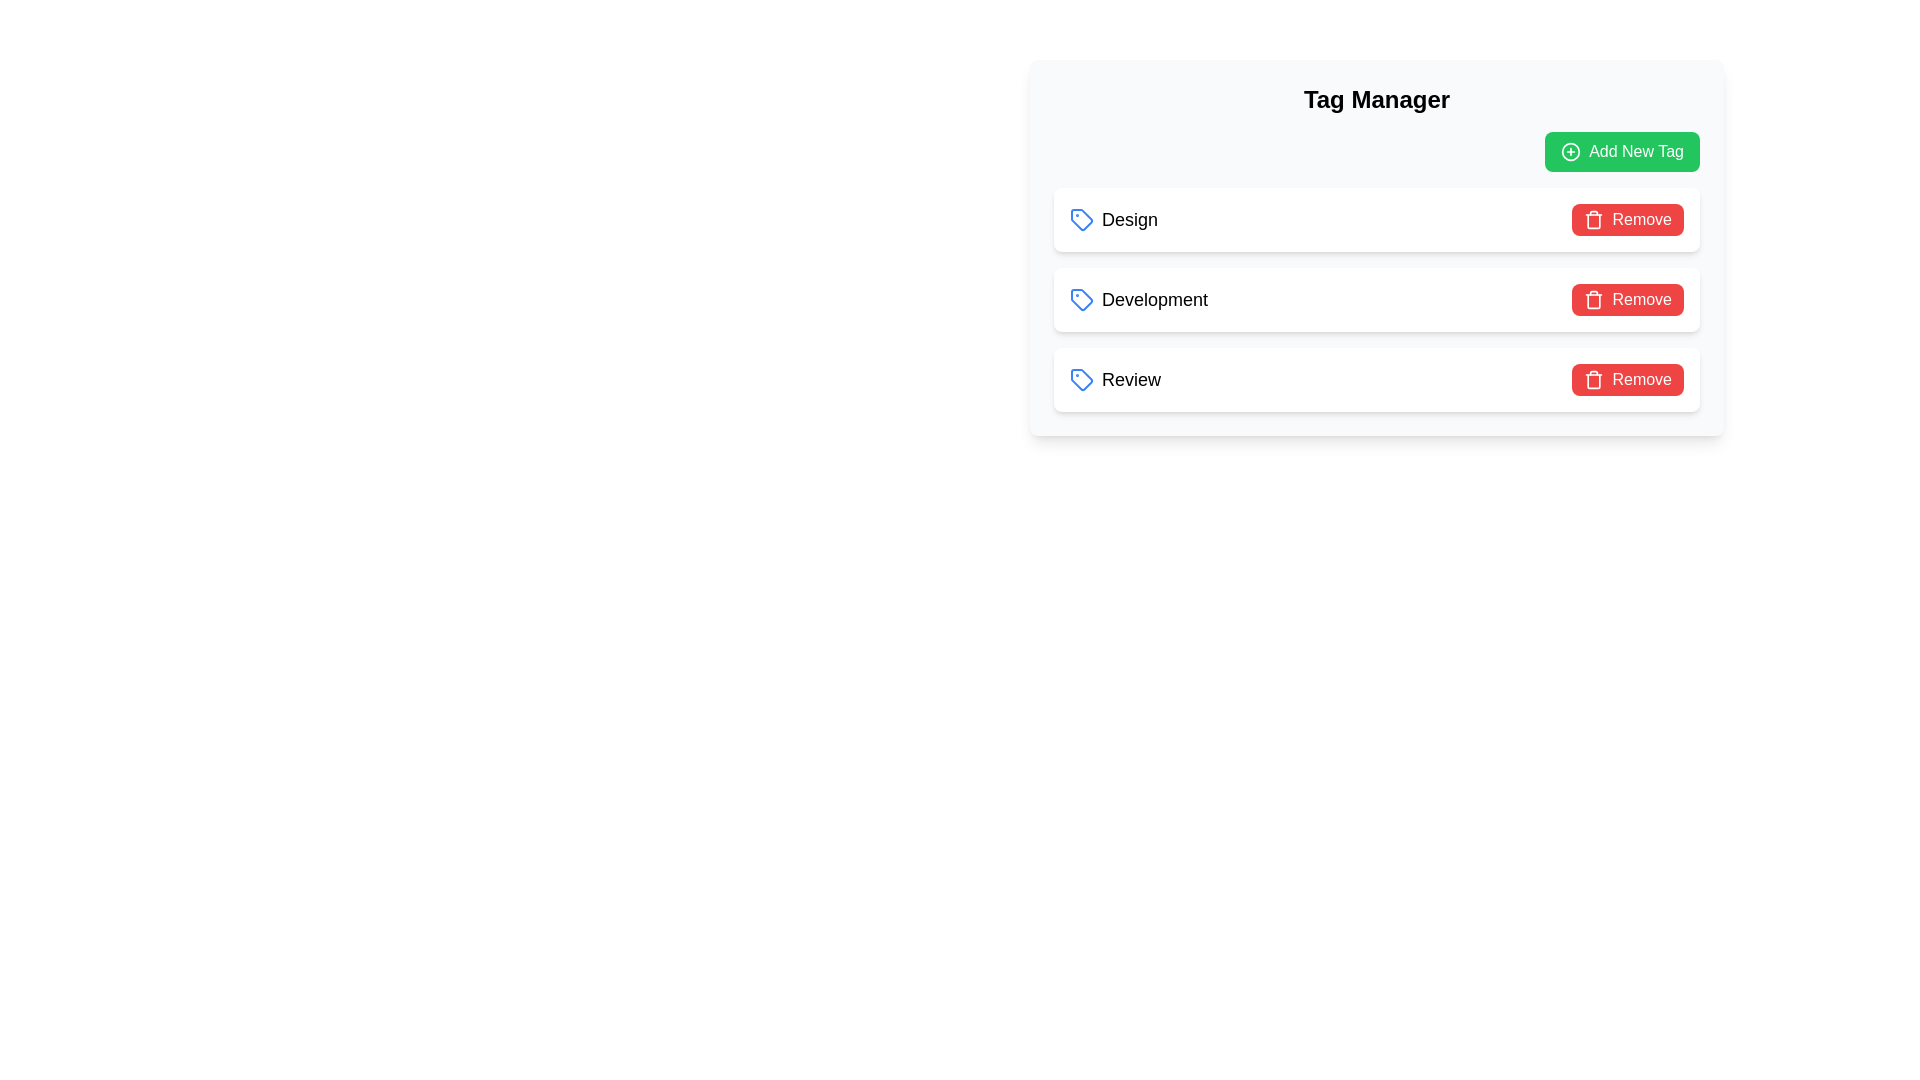 The image size is (1920, 1080). What do you see at coordinates (1131, 380) in the screenshot?
I see `the label indicating a tag or category name located on the right side of the interface, in the third row under the 'Tag Manager' header` at bounding box center [1131, 380].